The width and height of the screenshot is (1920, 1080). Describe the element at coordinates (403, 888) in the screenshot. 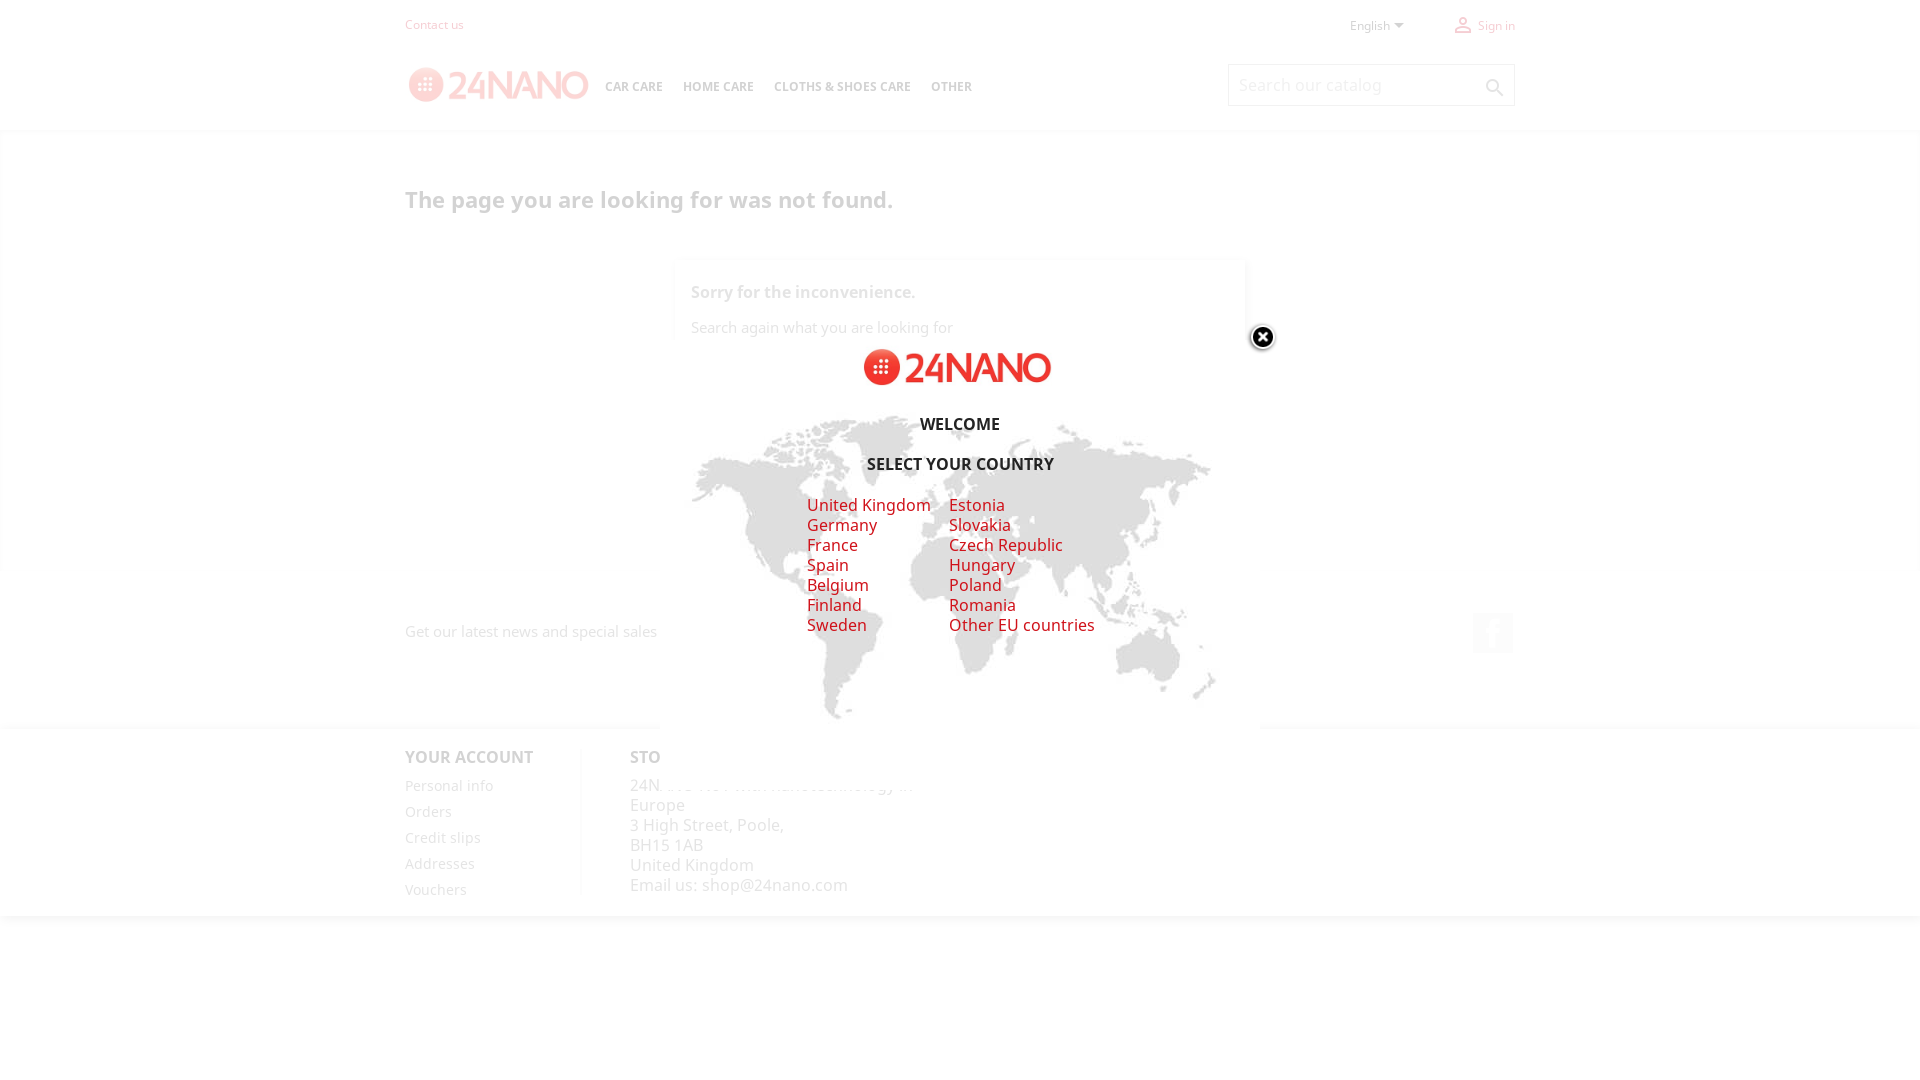

I see `'Vouchers'` at that location.